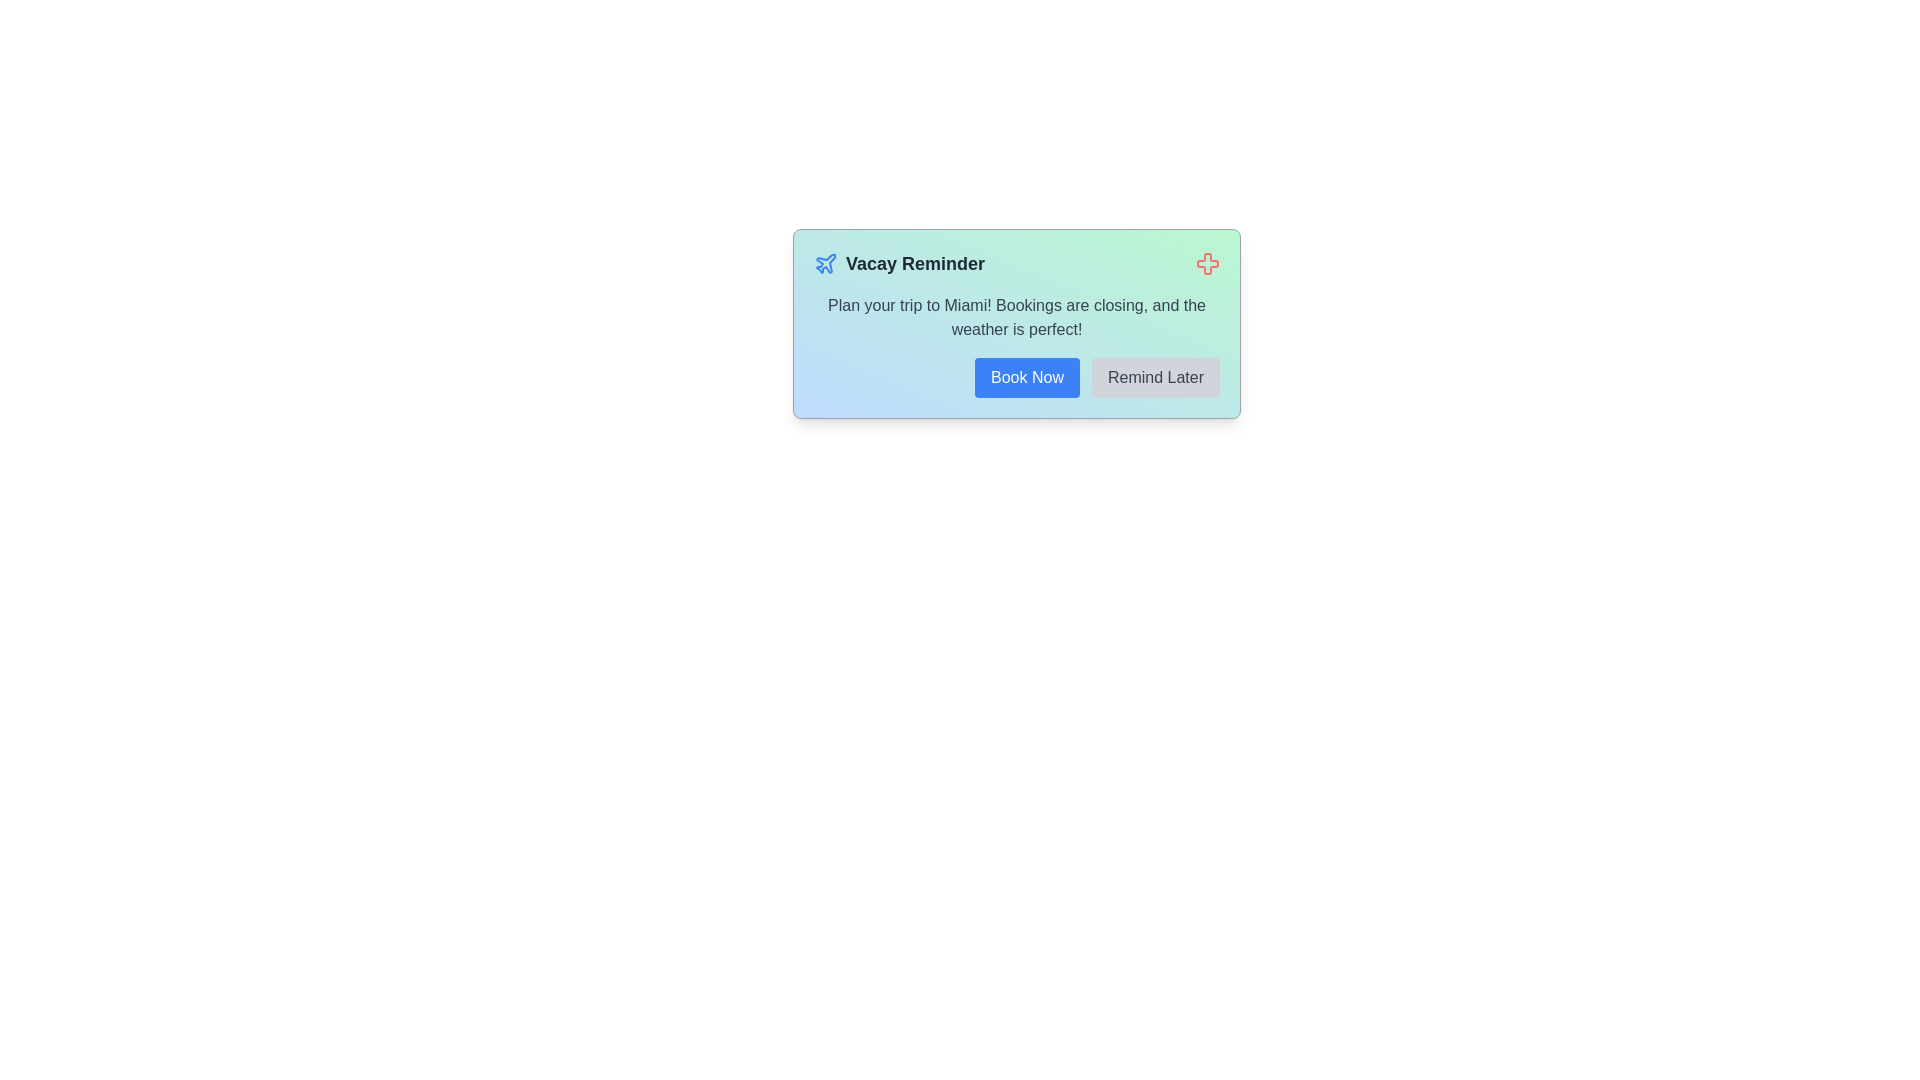 Image resolution: width=1920 pixels, height=1080 pixels. What do you see at coordinates (826, 262) in the screenshot?
I see `the plane icon located at the top-right corner of the reminder card, near the header text 'Vacay Reminder.'` at bounding box center [826, 262].